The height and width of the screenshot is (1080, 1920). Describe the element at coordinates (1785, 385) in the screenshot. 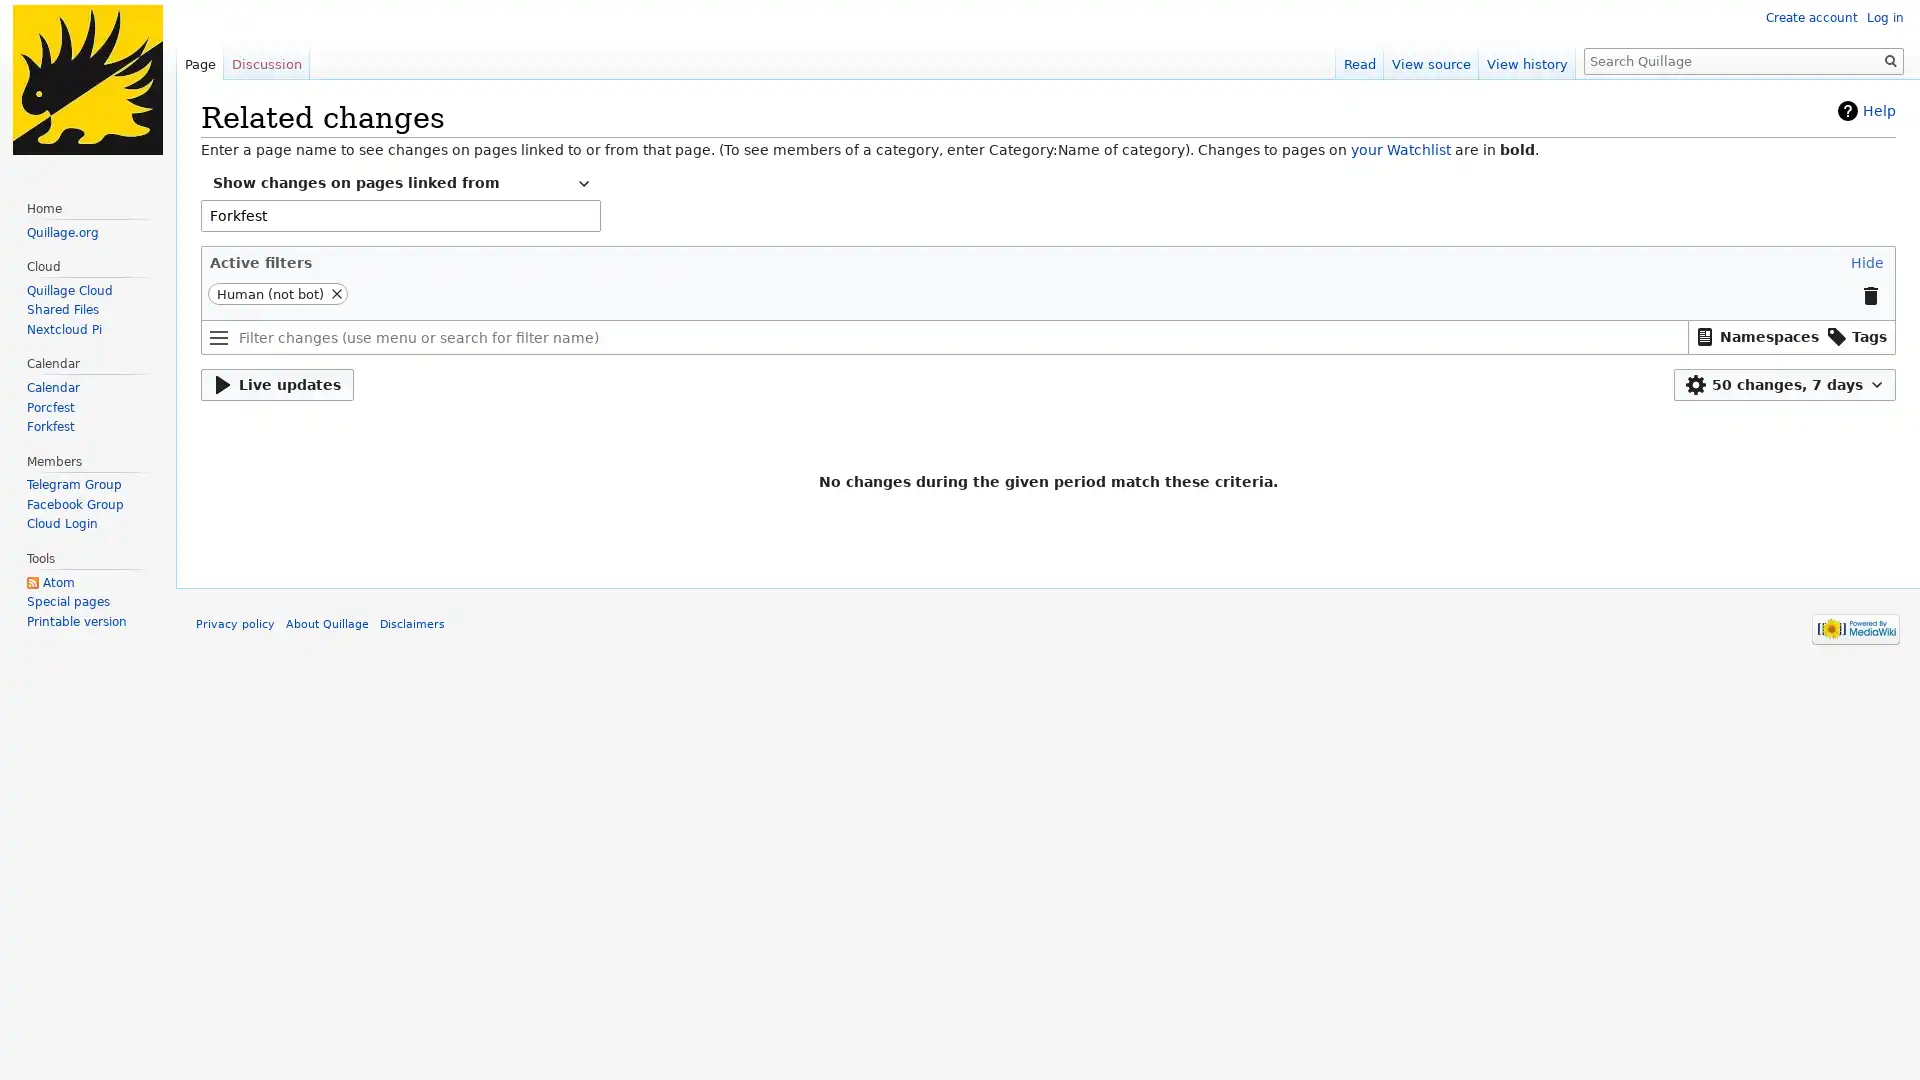

I see `50 changes, 7 days` at that location.